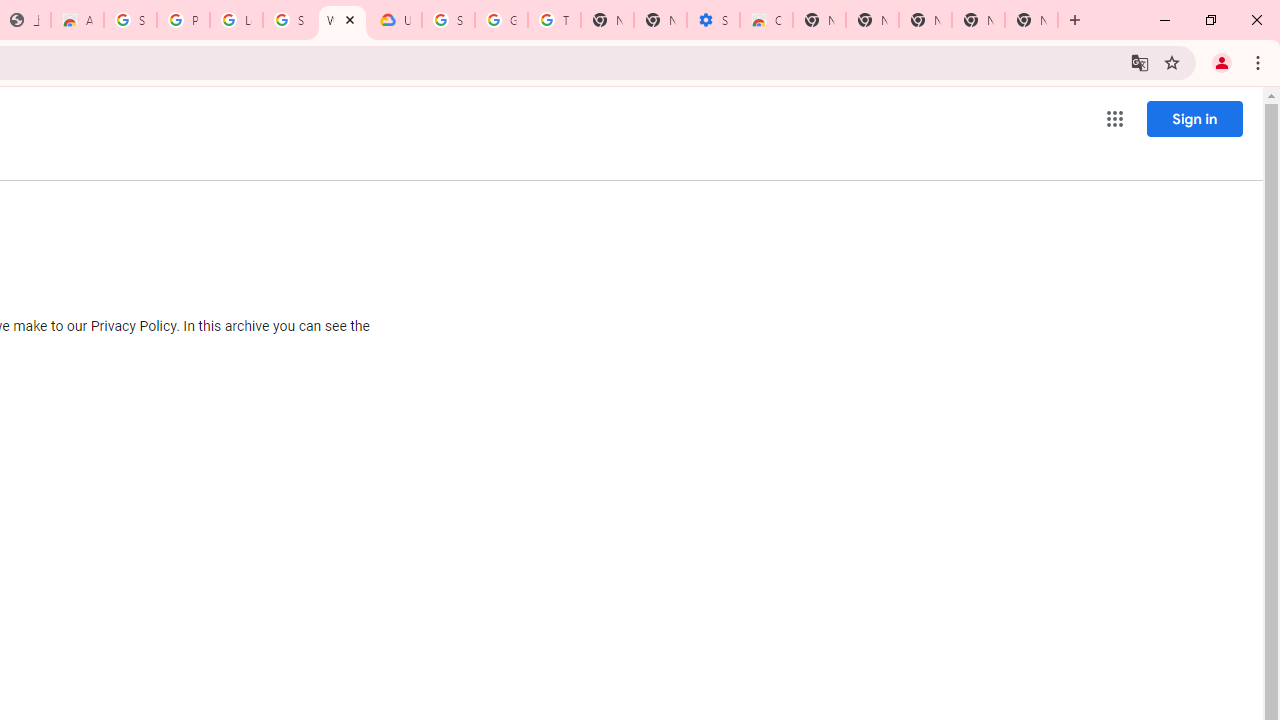 This screenshot has height=720, width=1280. I want to click on 'Google Apps', so click(1113, 119).